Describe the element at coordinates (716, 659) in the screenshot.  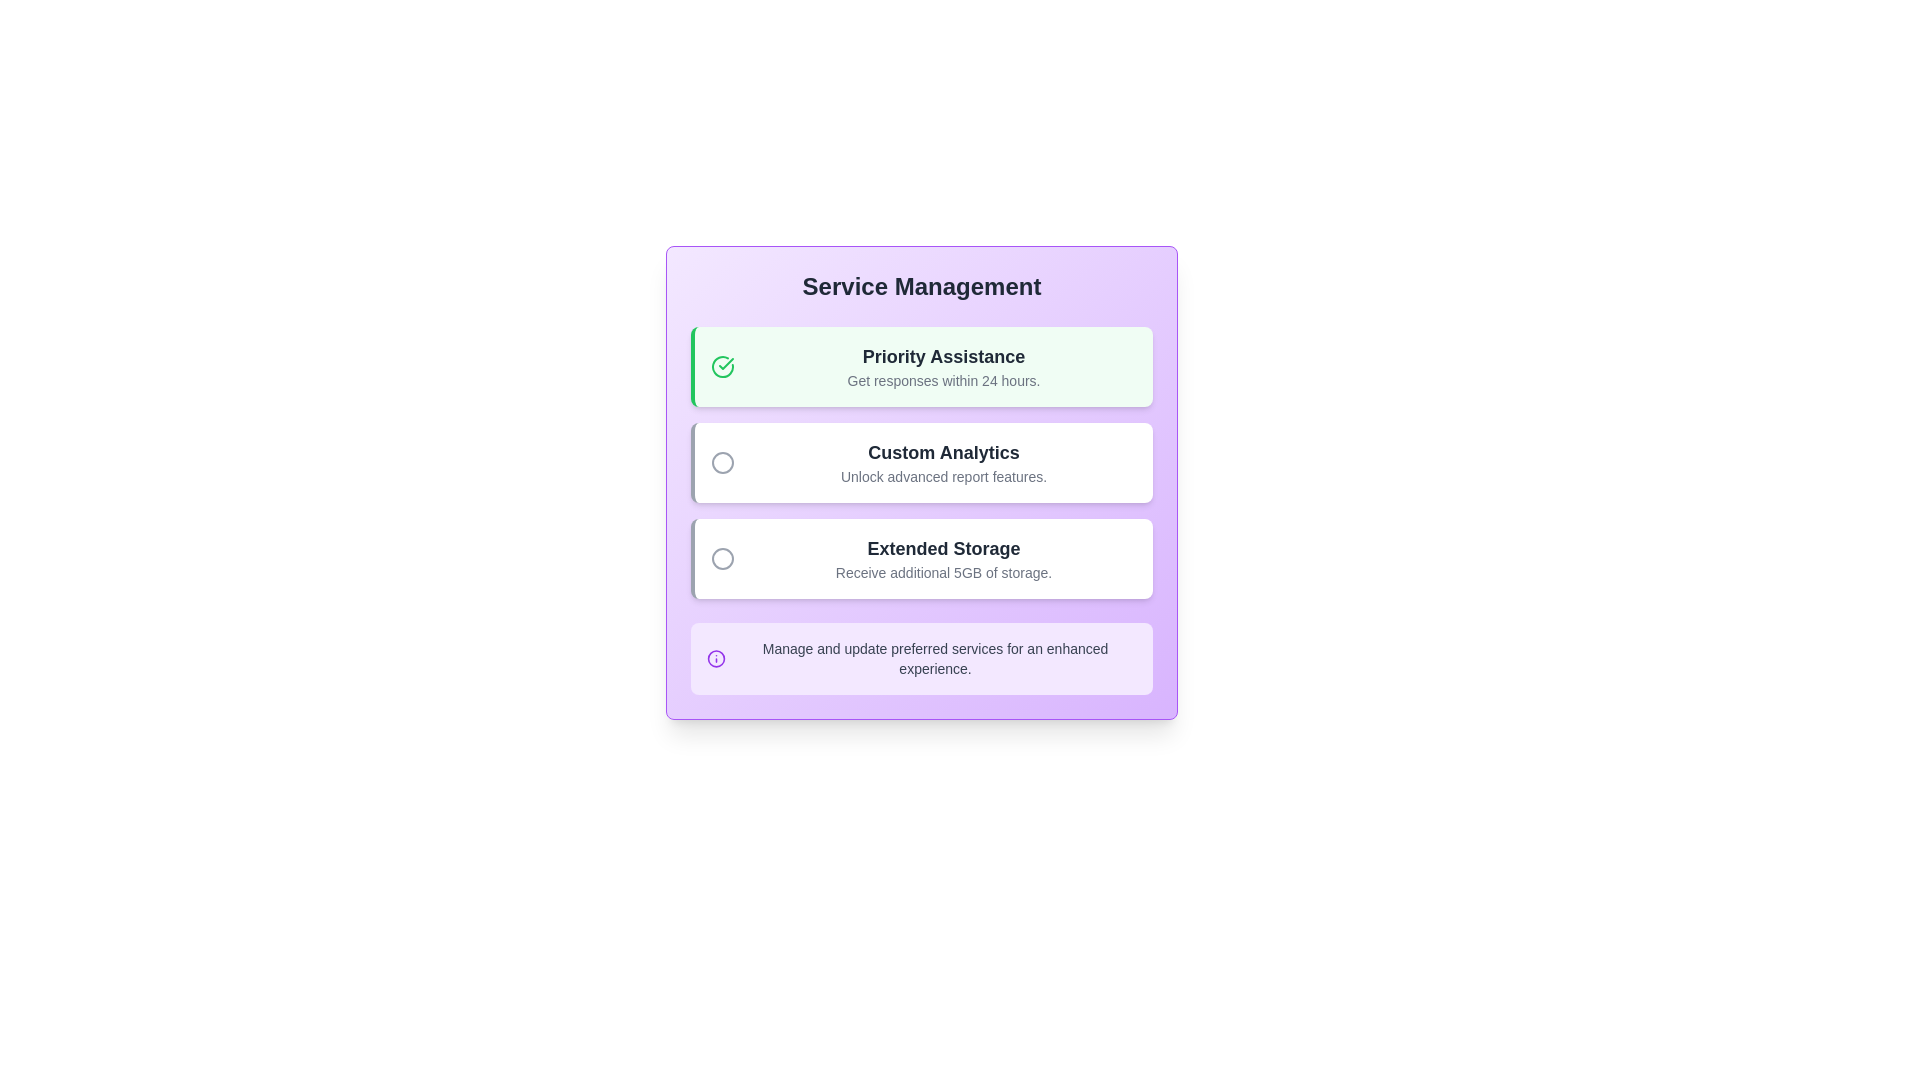
I see `the SVG circle element that is part of an information icon located to the left of a line of descriptive text near the lower region of the user interface` at that location.